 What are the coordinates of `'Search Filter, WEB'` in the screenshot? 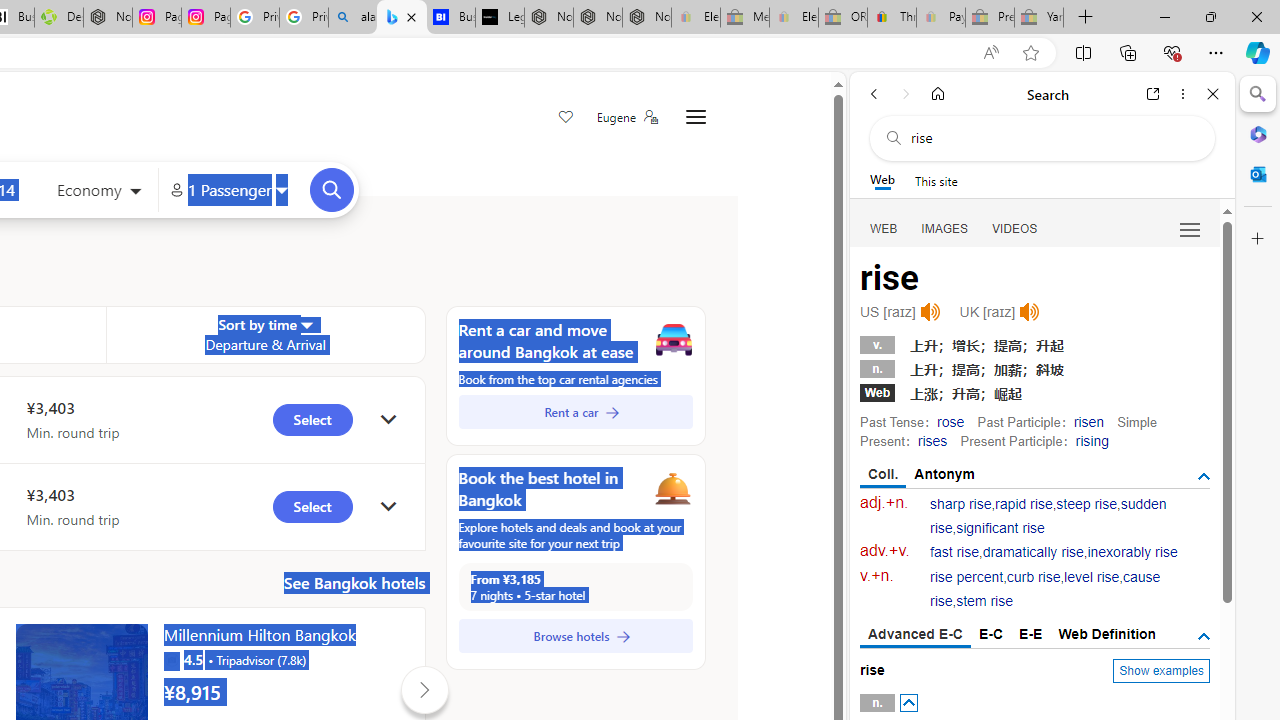 It's located at (883, 227).